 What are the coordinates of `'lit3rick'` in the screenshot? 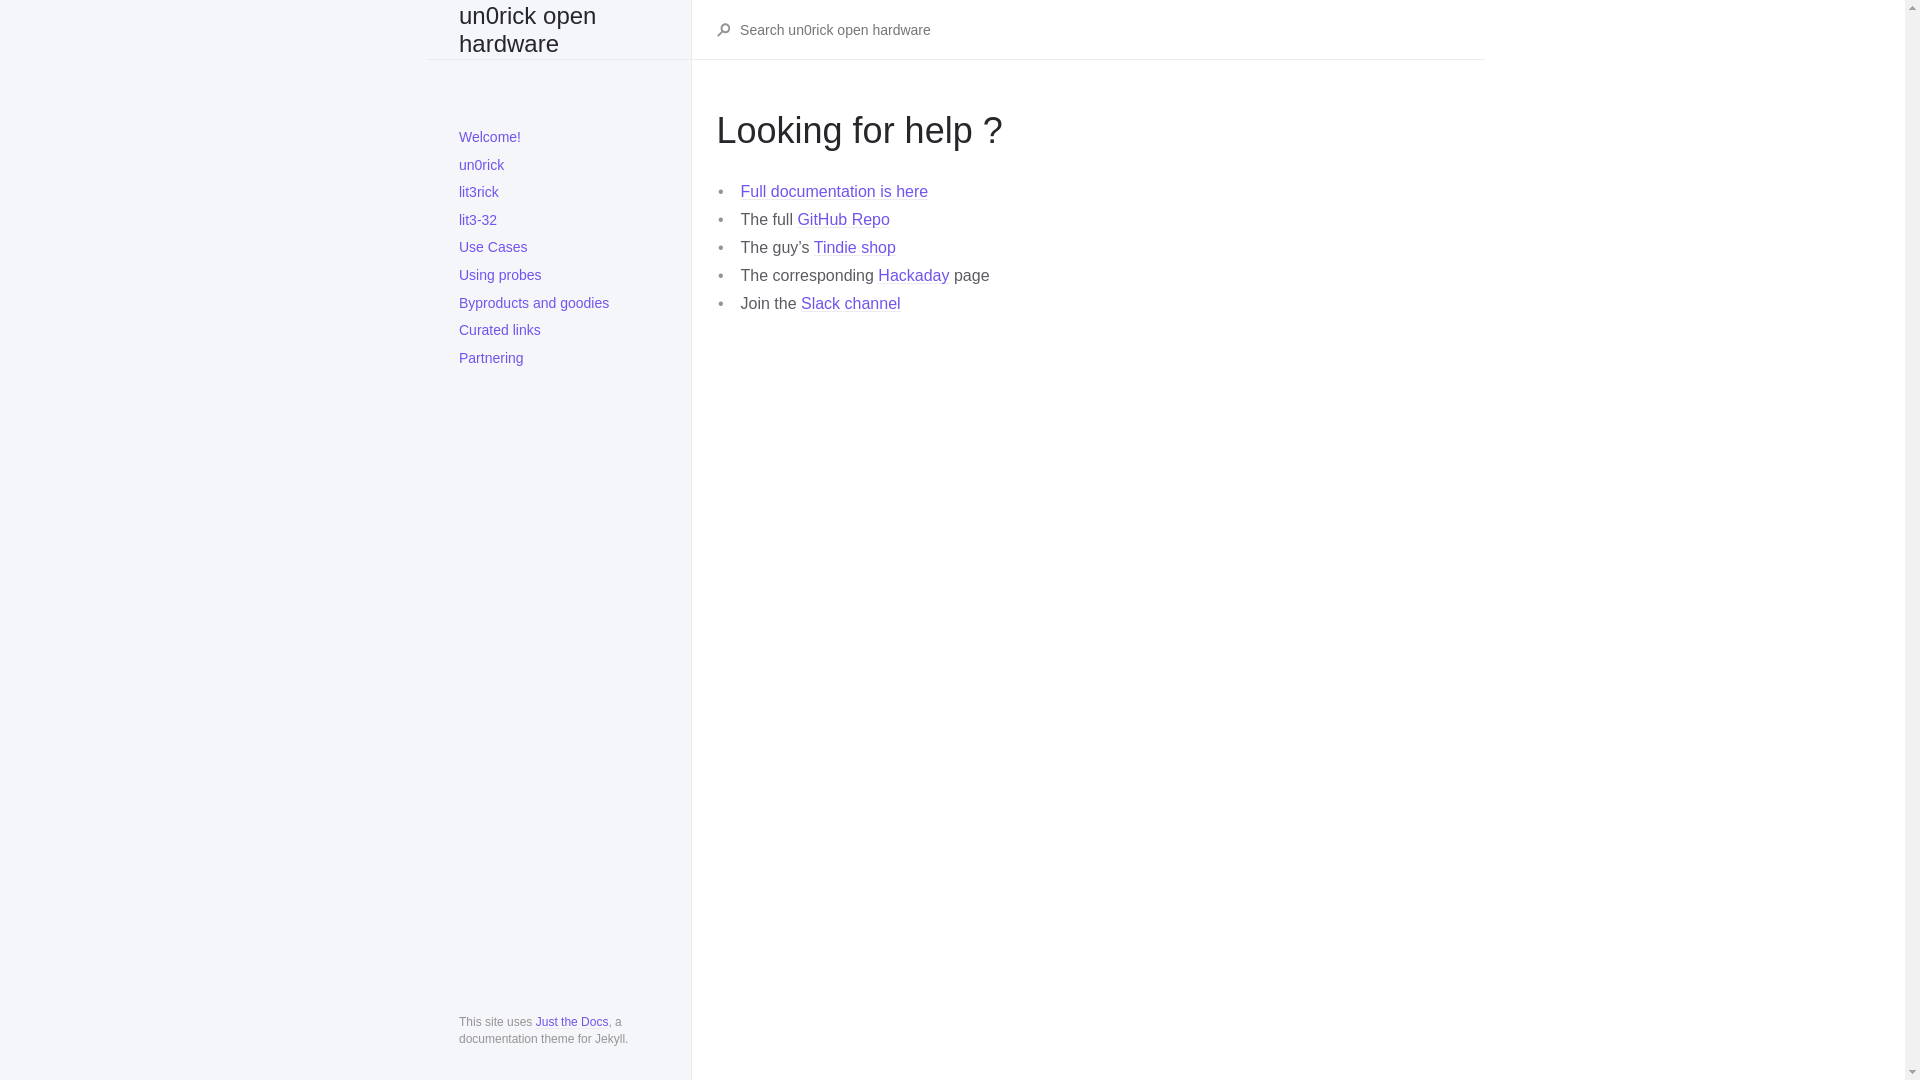 It's located at (558, 192).